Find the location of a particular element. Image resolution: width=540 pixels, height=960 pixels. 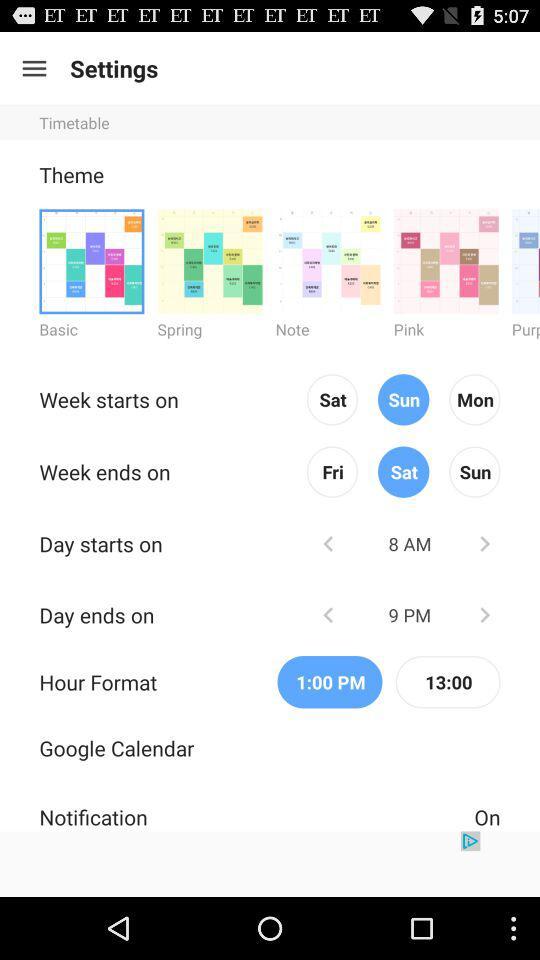

the arrow_forward icon is located at coordinates (483, 657).